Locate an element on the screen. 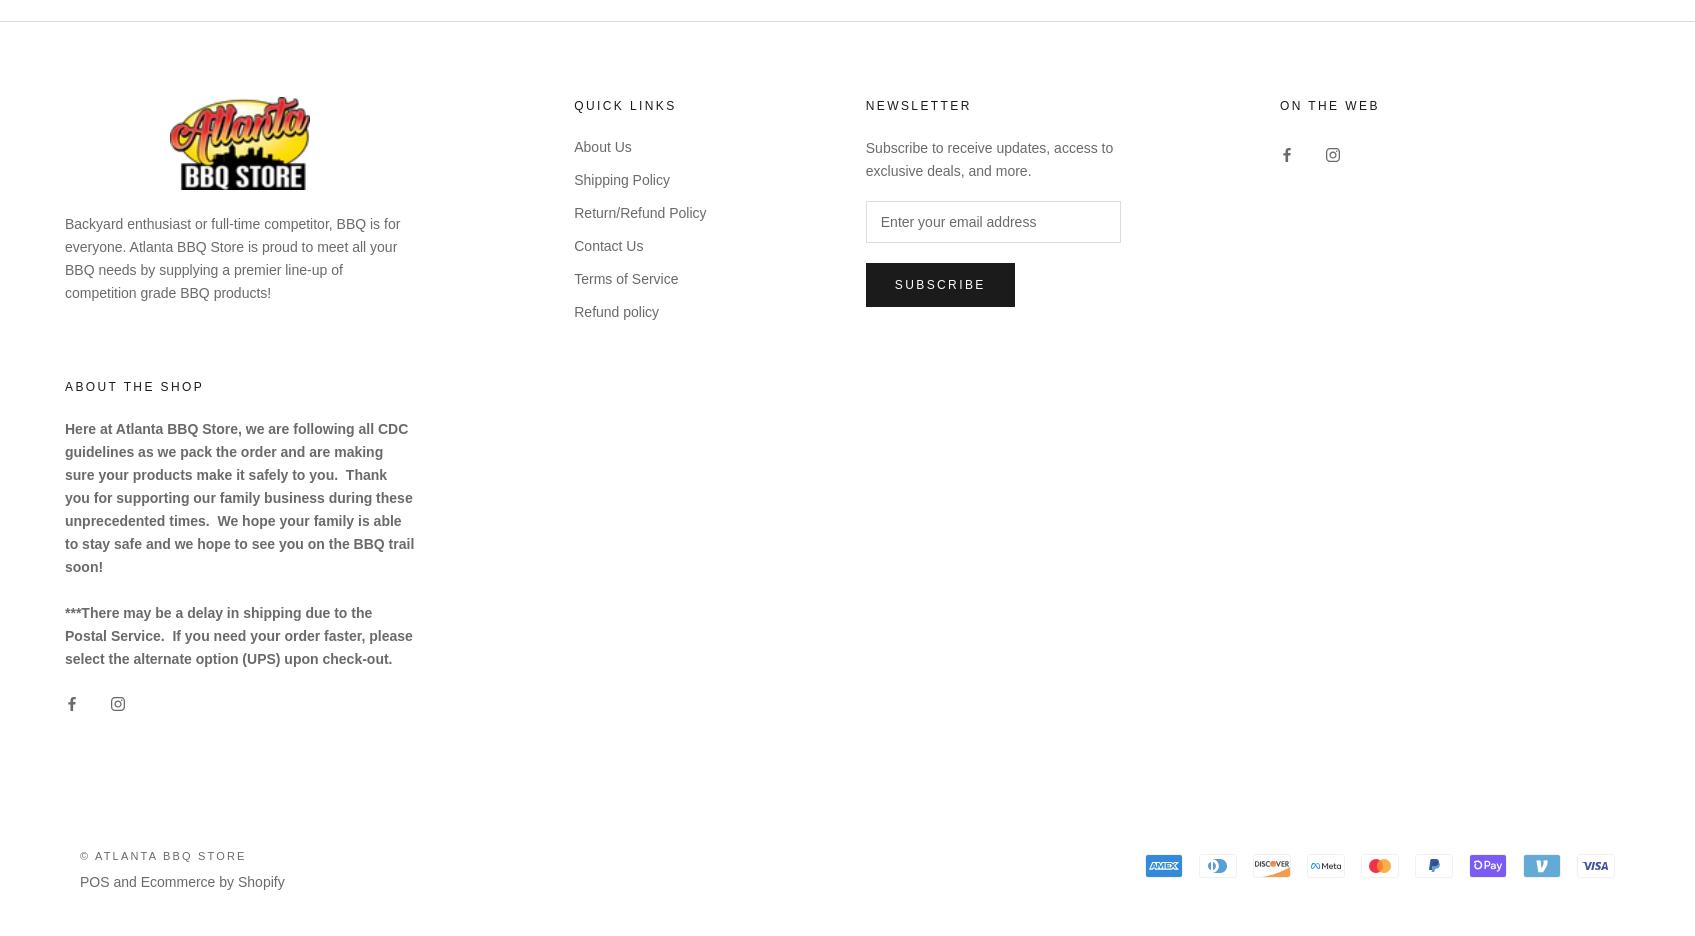 The width and height of the screenshot is (1695, 936). 'On the web' is located at coordinates (1329, 104).